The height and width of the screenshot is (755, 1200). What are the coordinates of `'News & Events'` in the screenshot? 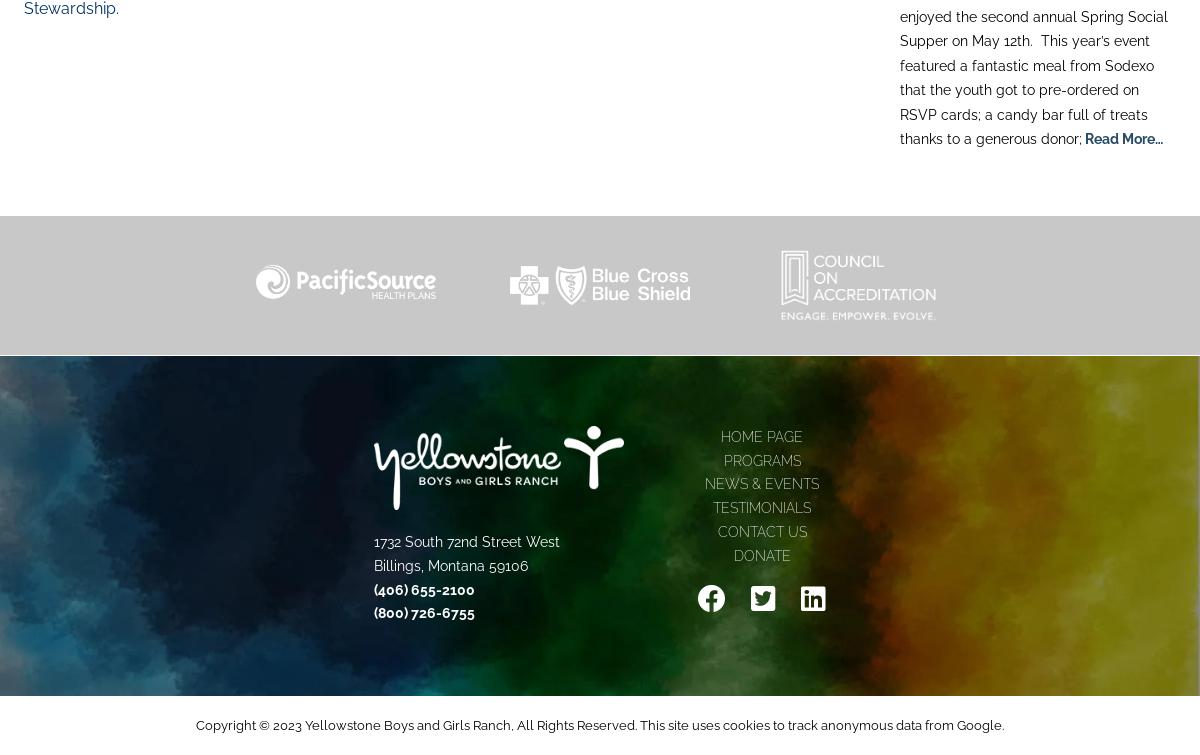 It's located at (705, 483).